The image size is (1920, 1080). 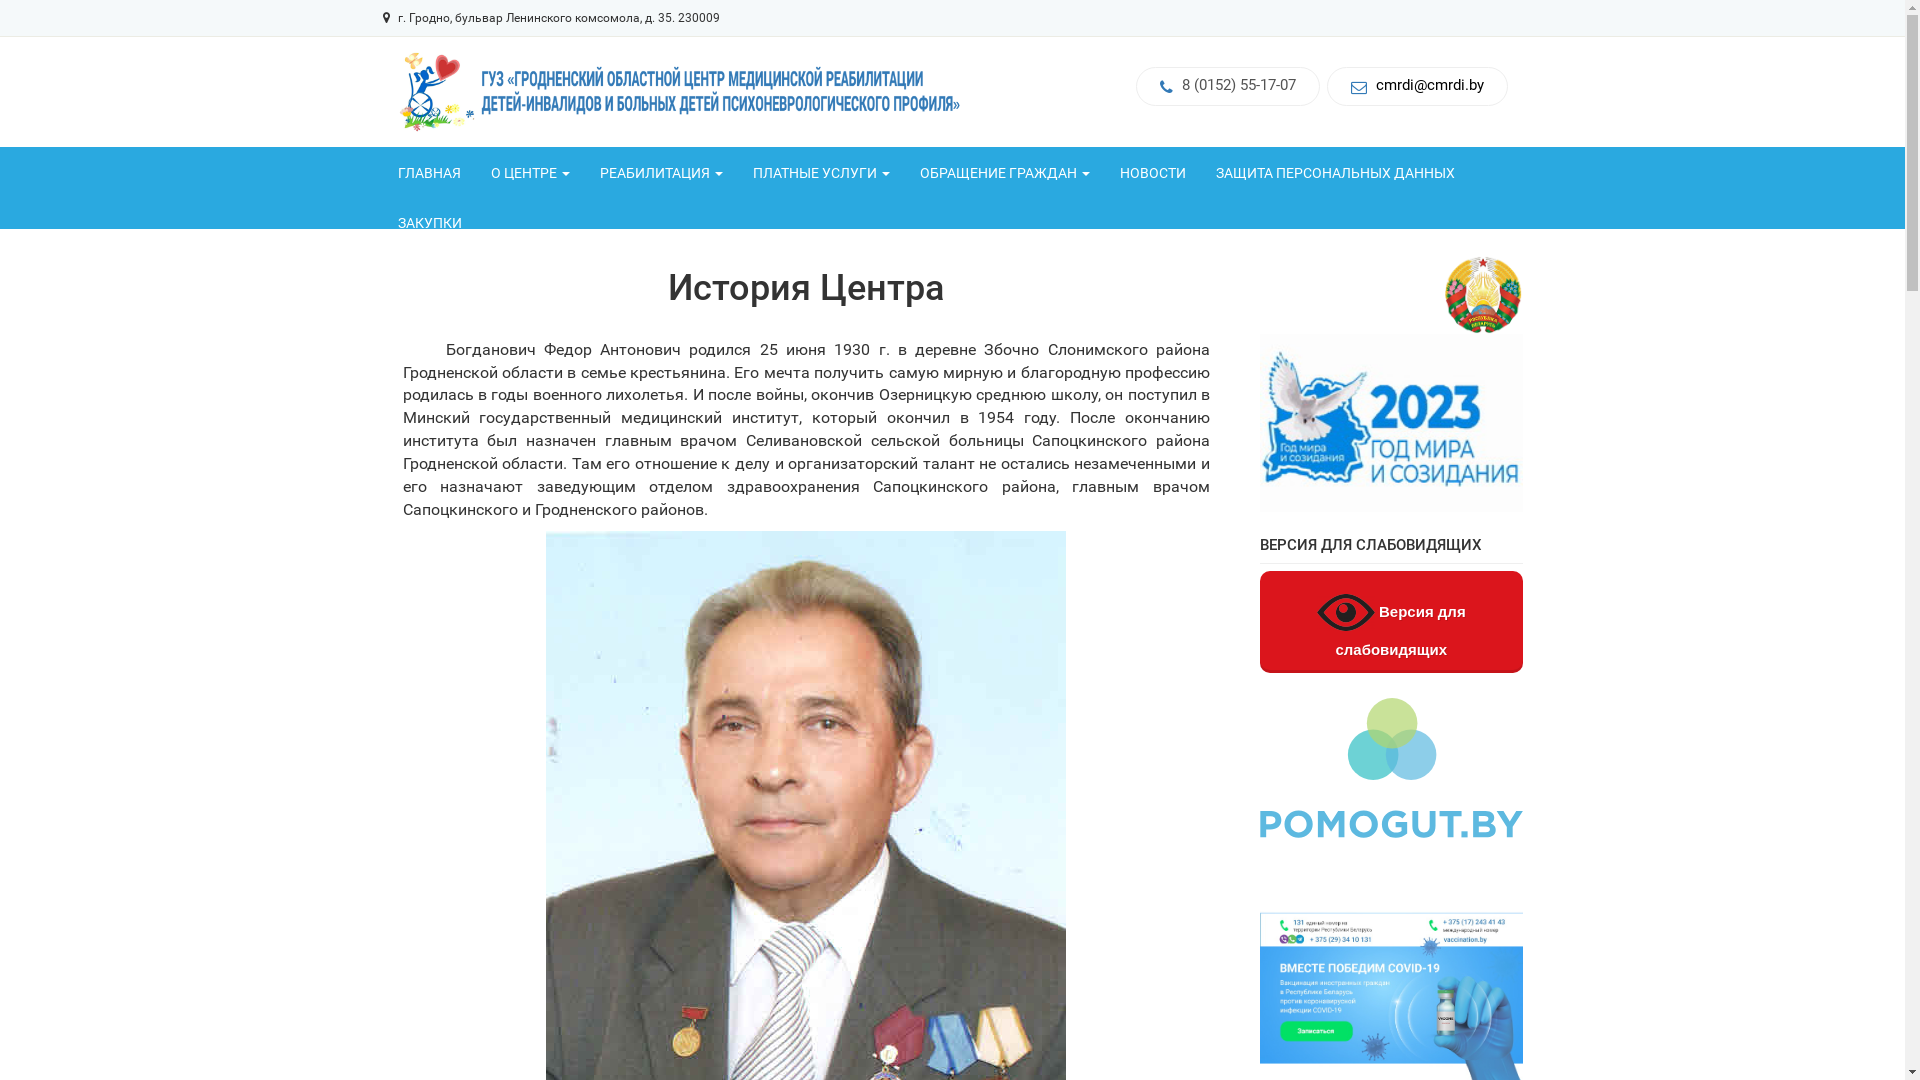 What do you see at coordinates (1375, 84) in the screenshot?
I see `'cmrdi@cmrdi.by'` at bounding box center [1375, 84].